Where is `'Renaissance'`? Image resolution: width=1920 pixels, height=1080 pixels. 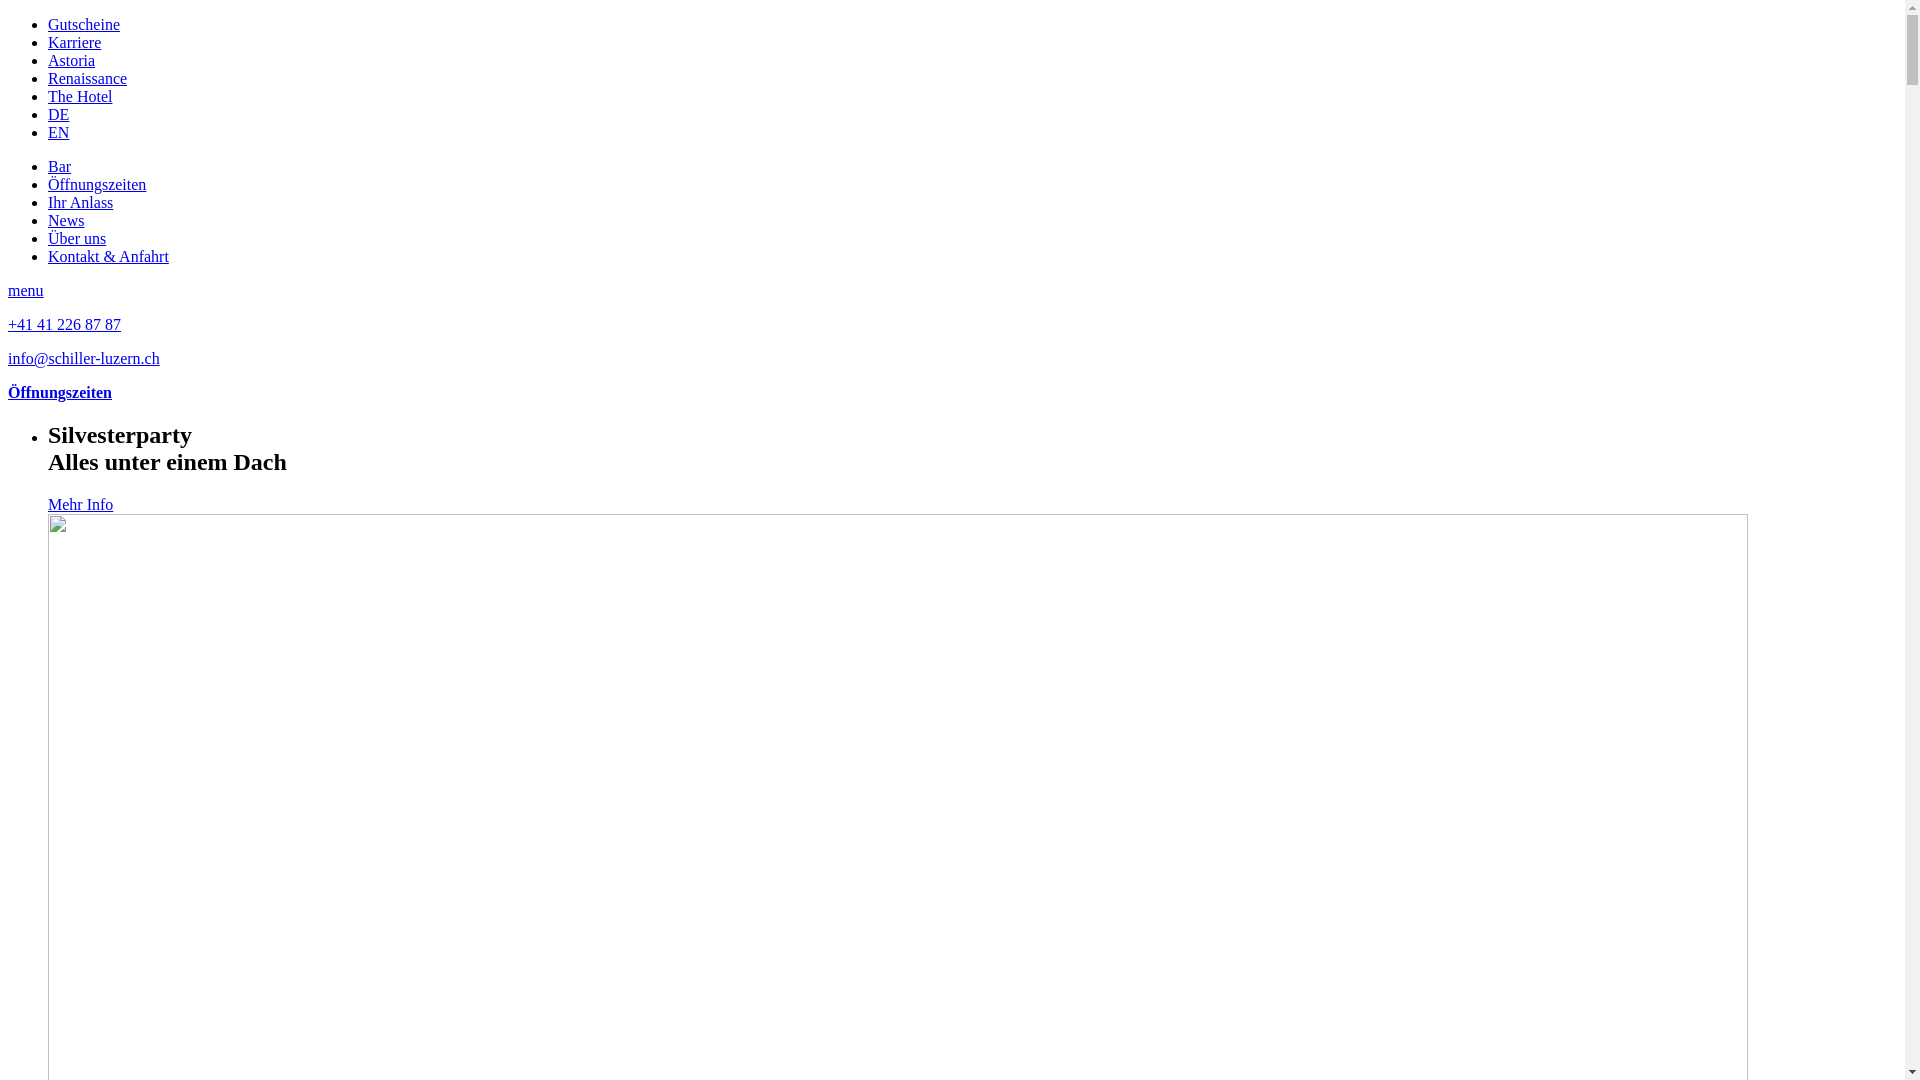
'Renaissance' is located at coordinates (86, 77).